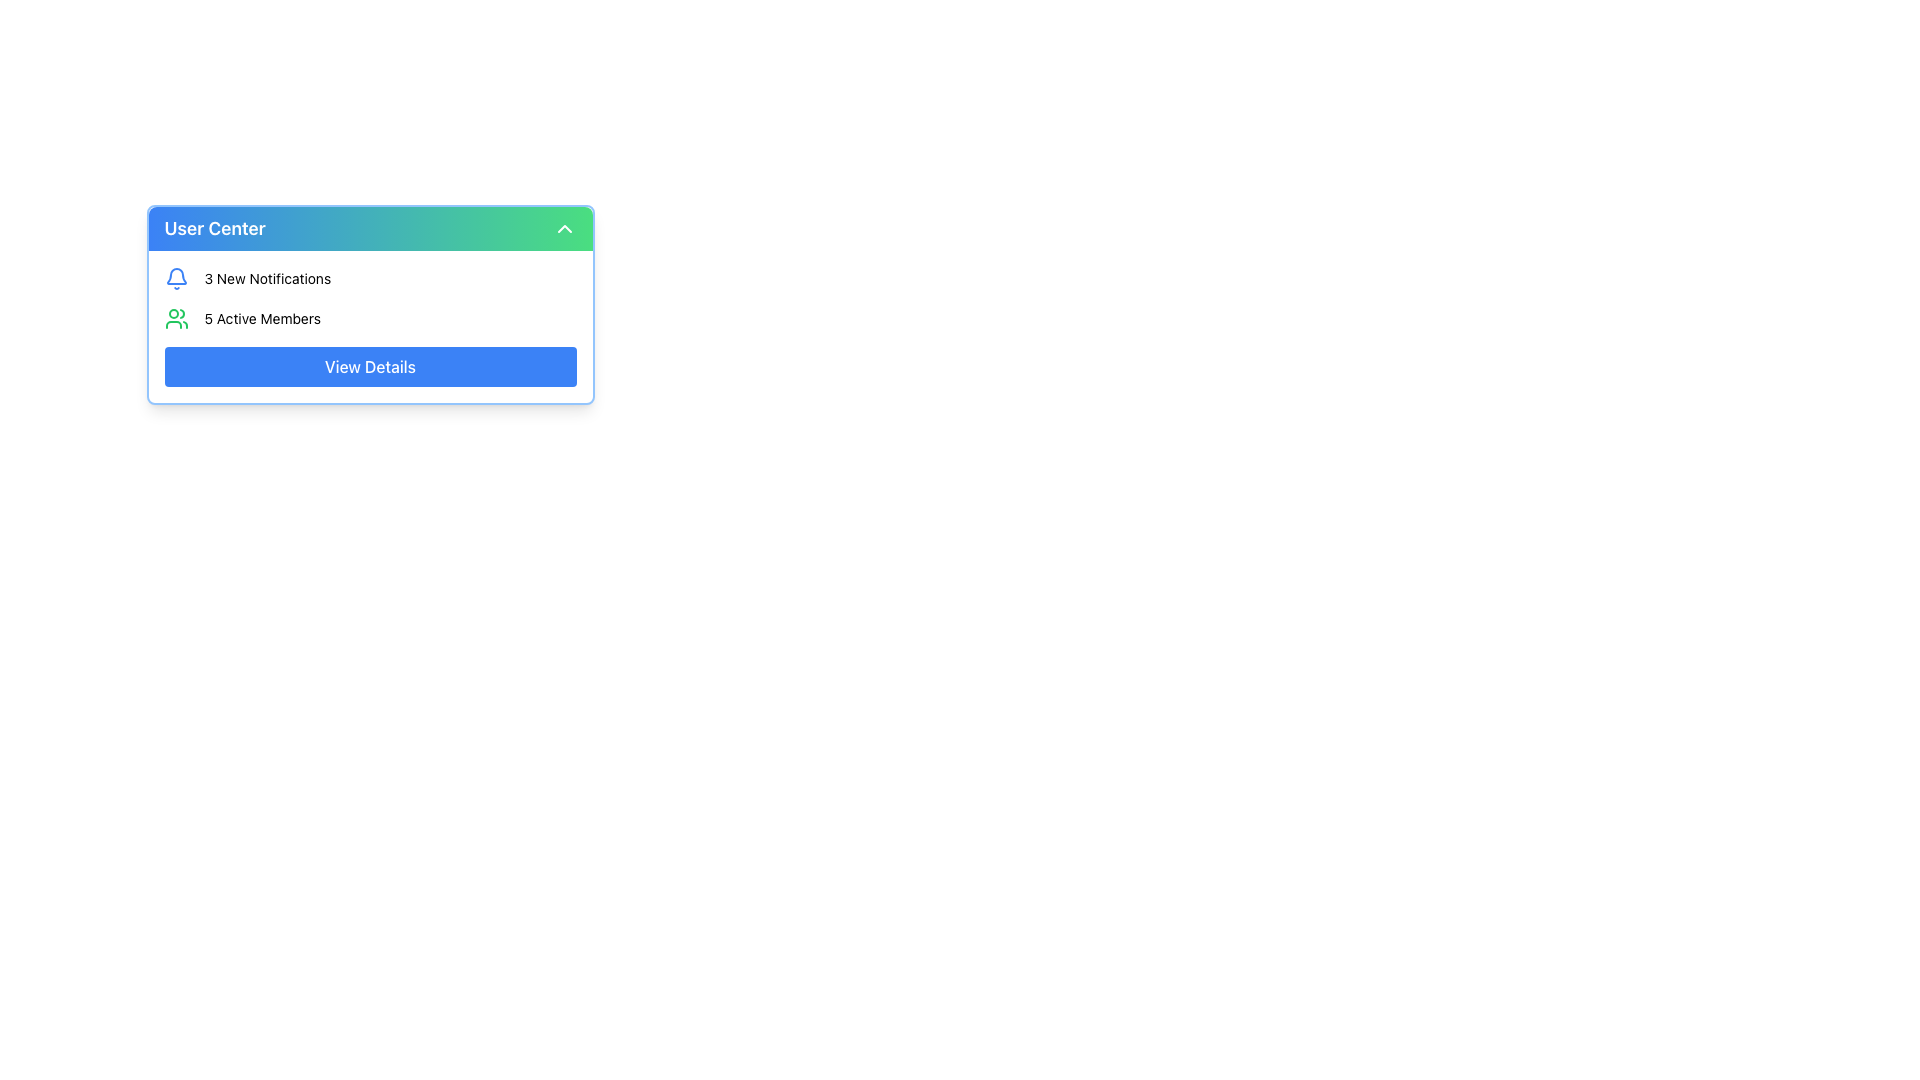 The height and width of the screenshot is (1080, 1920). I want to click on the 'Active Members' icon located to the left of the text '5 Active Members' in the interface, so click(176, 318).